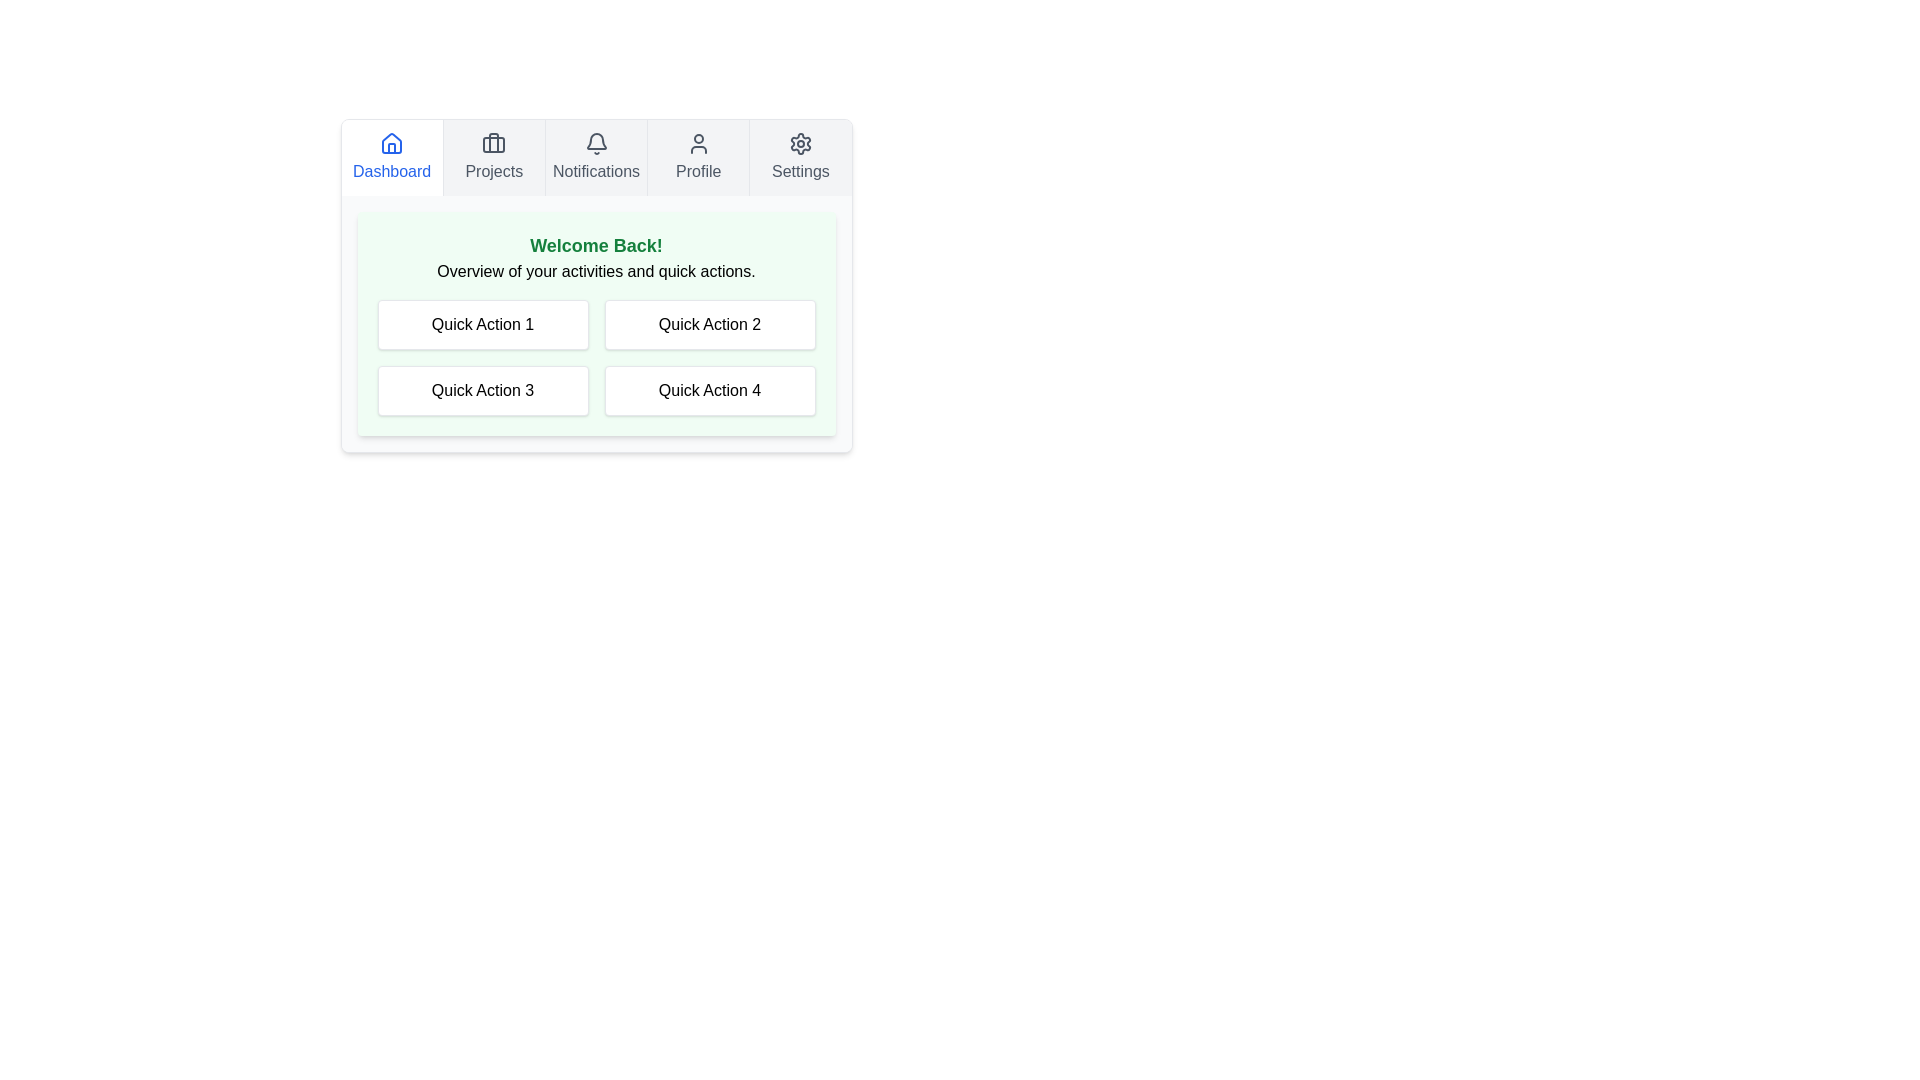 Image resolution: width=1920 pixels, height=1080 pixels. I want to click on the gray line-art bell icon located centrally on the top navigation bar, so click(595, 142).